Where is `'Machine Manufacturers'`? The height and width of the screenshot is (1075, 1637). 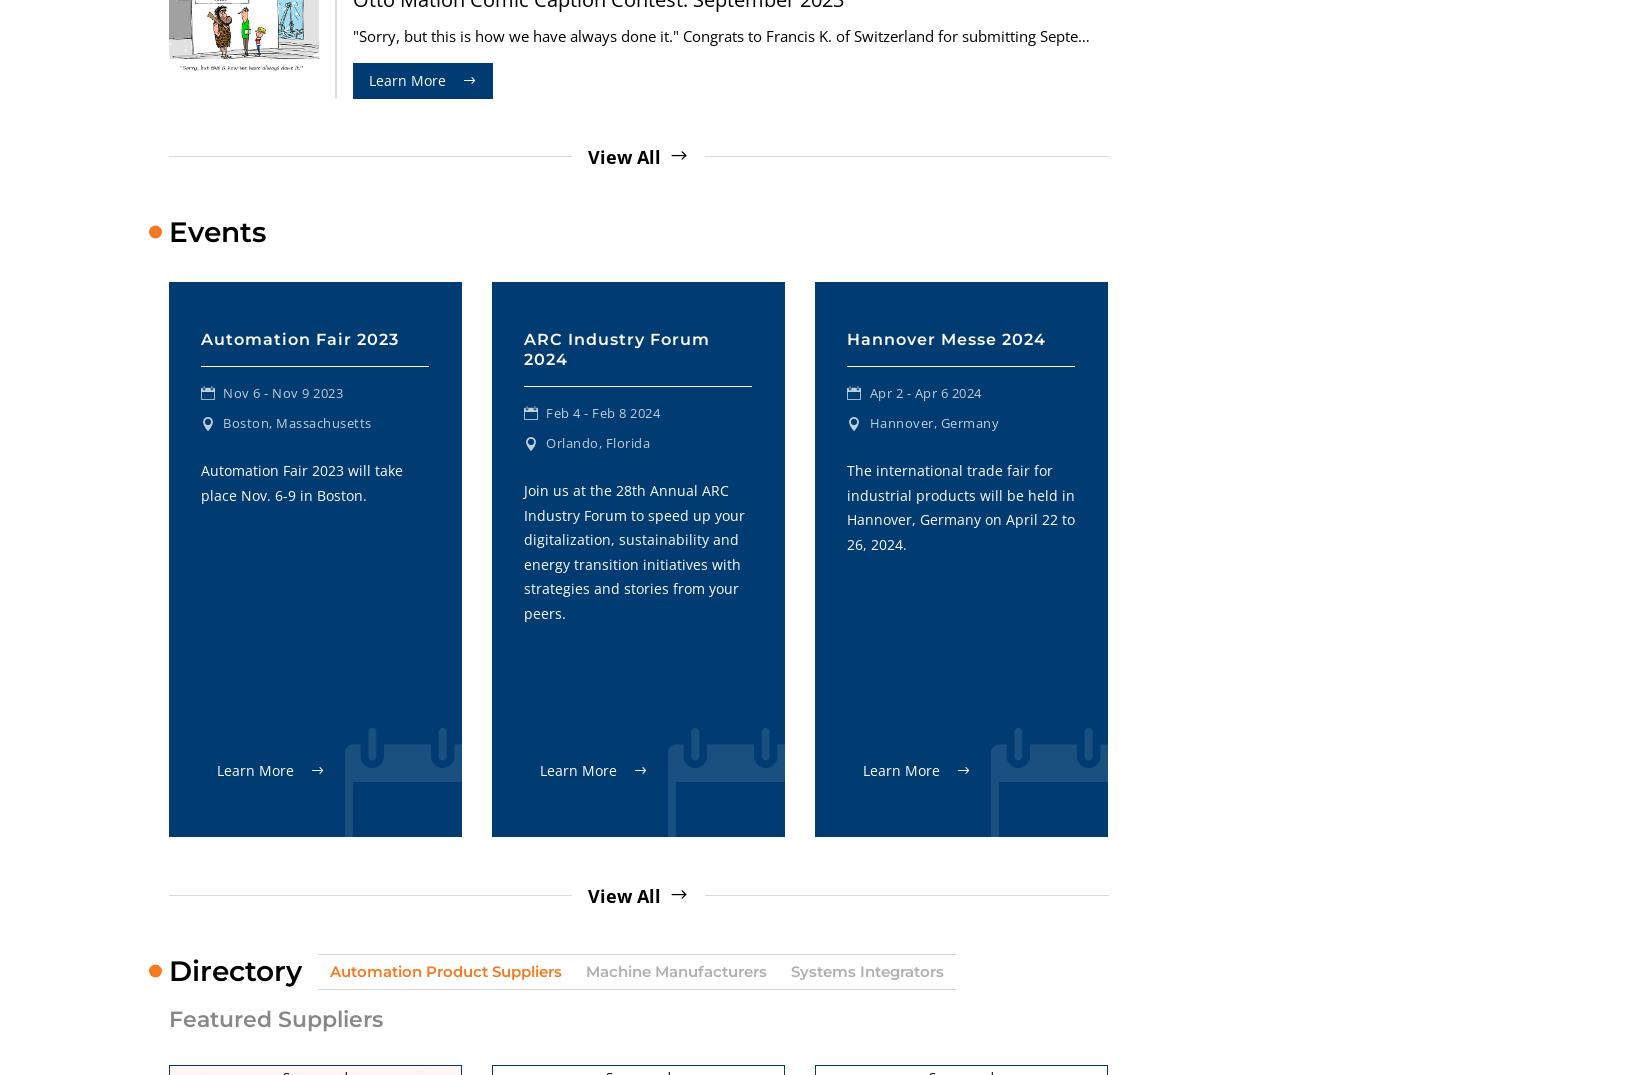
'Machine Manufacturers' is located at coordinates (674, 970).